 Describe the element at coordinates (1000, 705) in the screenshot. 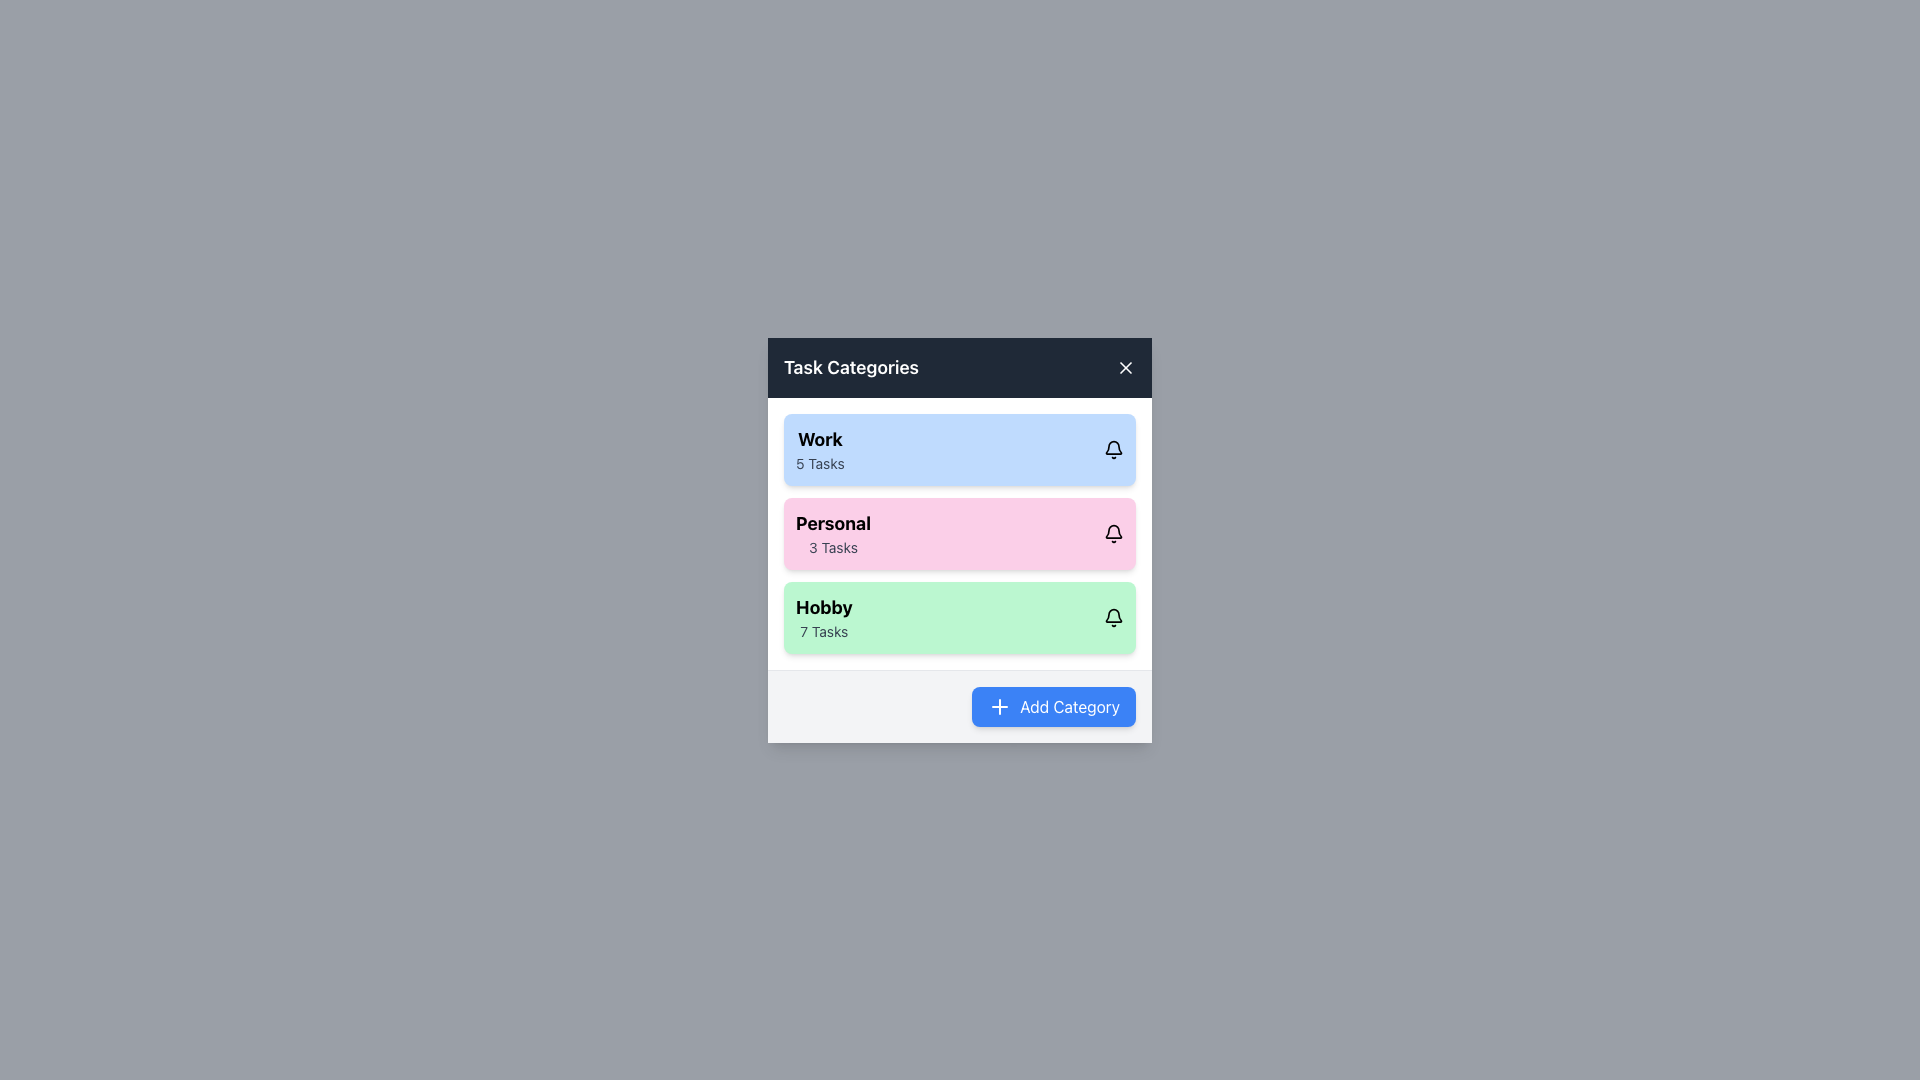

I see `the small plus icon within the blue button labeled 'Add Category' located at the lower-right corner of the 'Task Categories' modal` at that location.